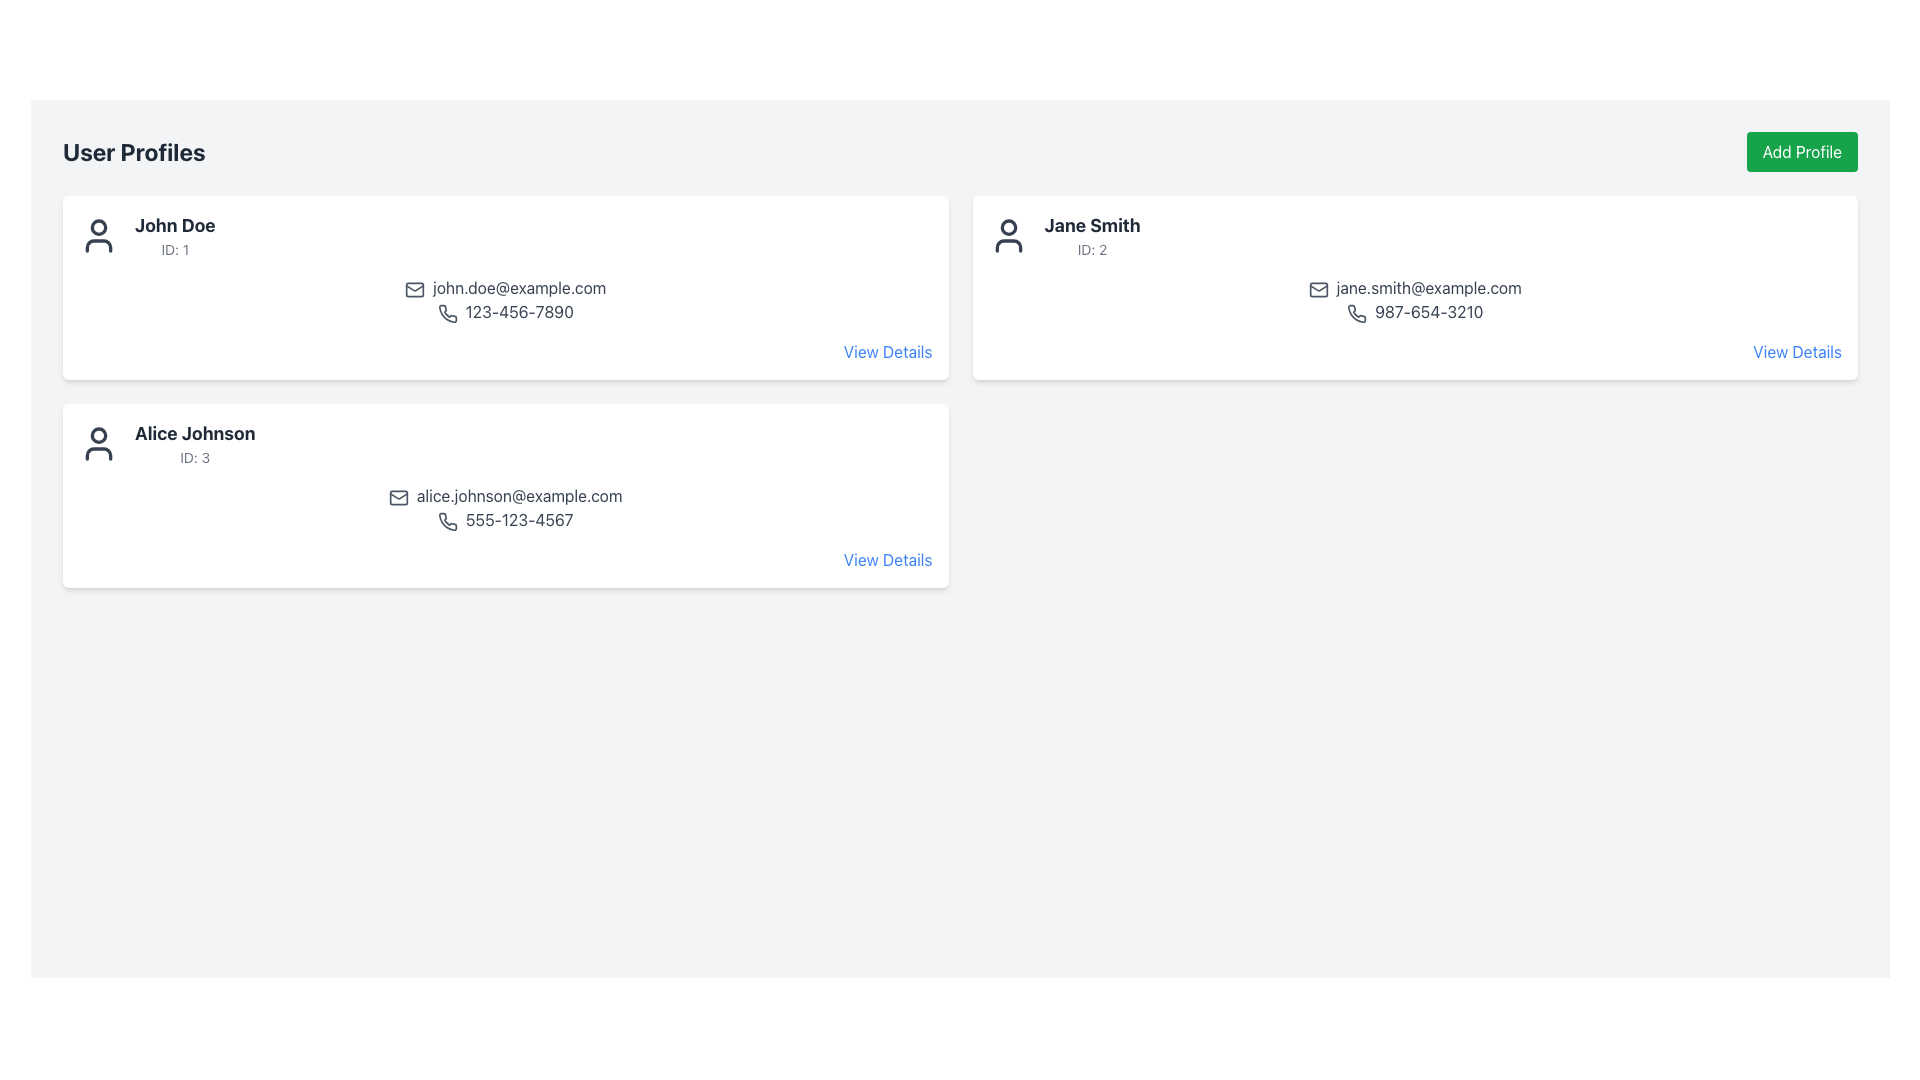 The image size is (1920, 1080). I want to click on the user name text label in the upper-right user profile card, which is positioned to the right of the avatar icon and above the 'ID: 2' label, so click(1091, 225).